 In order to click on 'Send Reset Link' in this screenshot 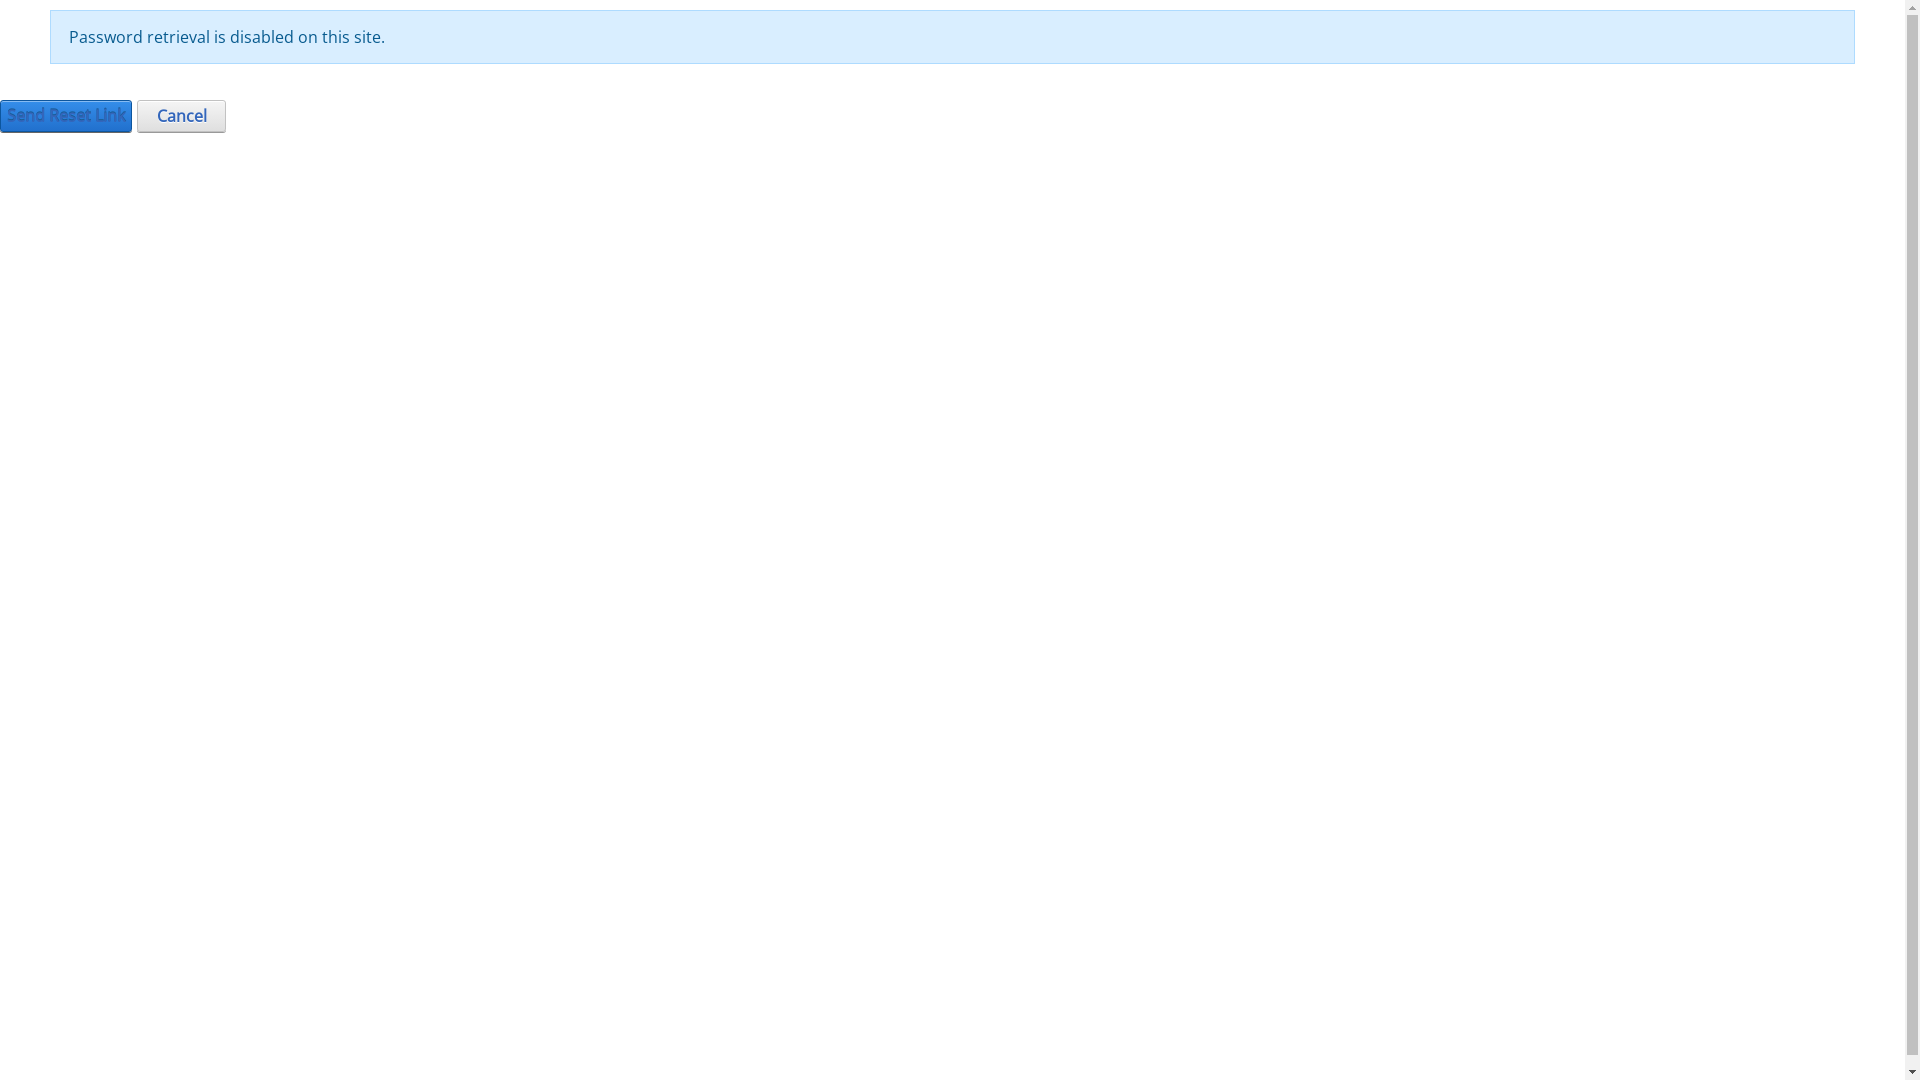, I will do `click(66, 115)`.